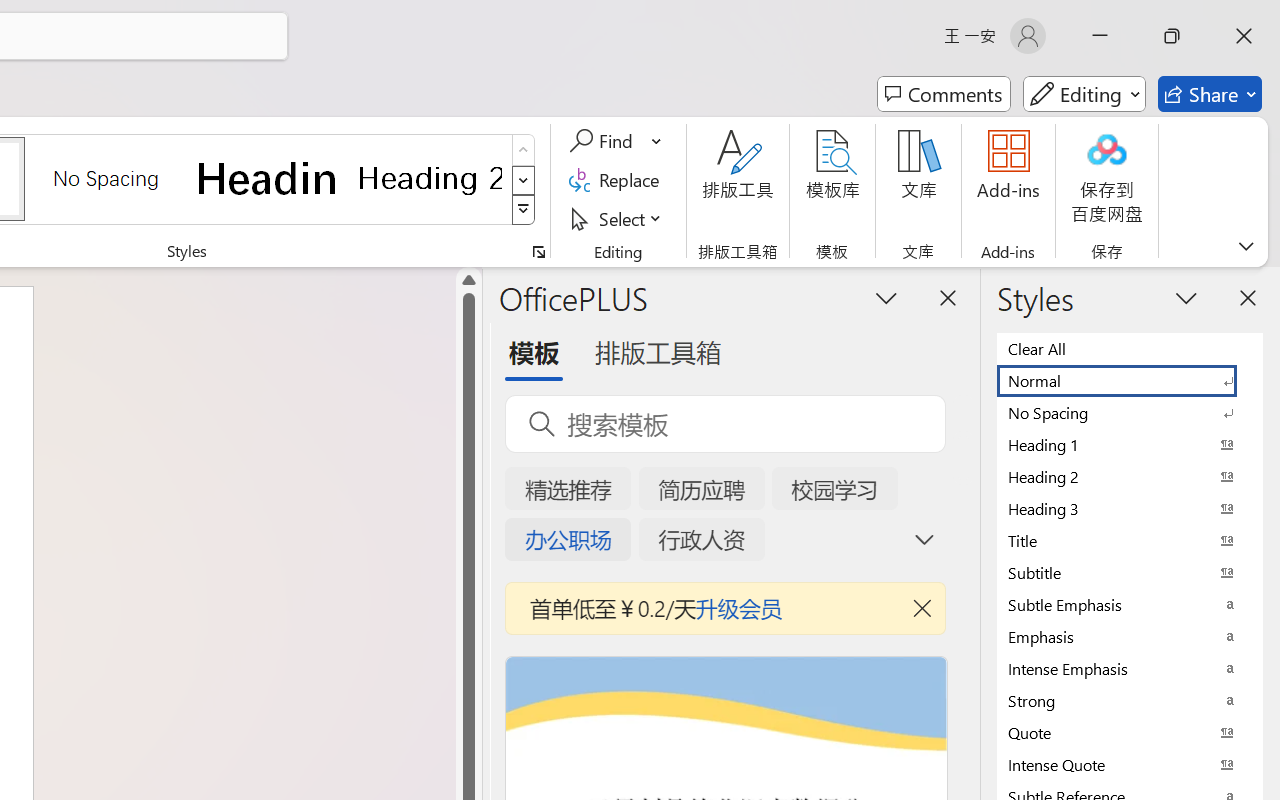  Describe the element at coordinates (1172, 35) in the screenshot. I see `'Restore Down'` at that location.